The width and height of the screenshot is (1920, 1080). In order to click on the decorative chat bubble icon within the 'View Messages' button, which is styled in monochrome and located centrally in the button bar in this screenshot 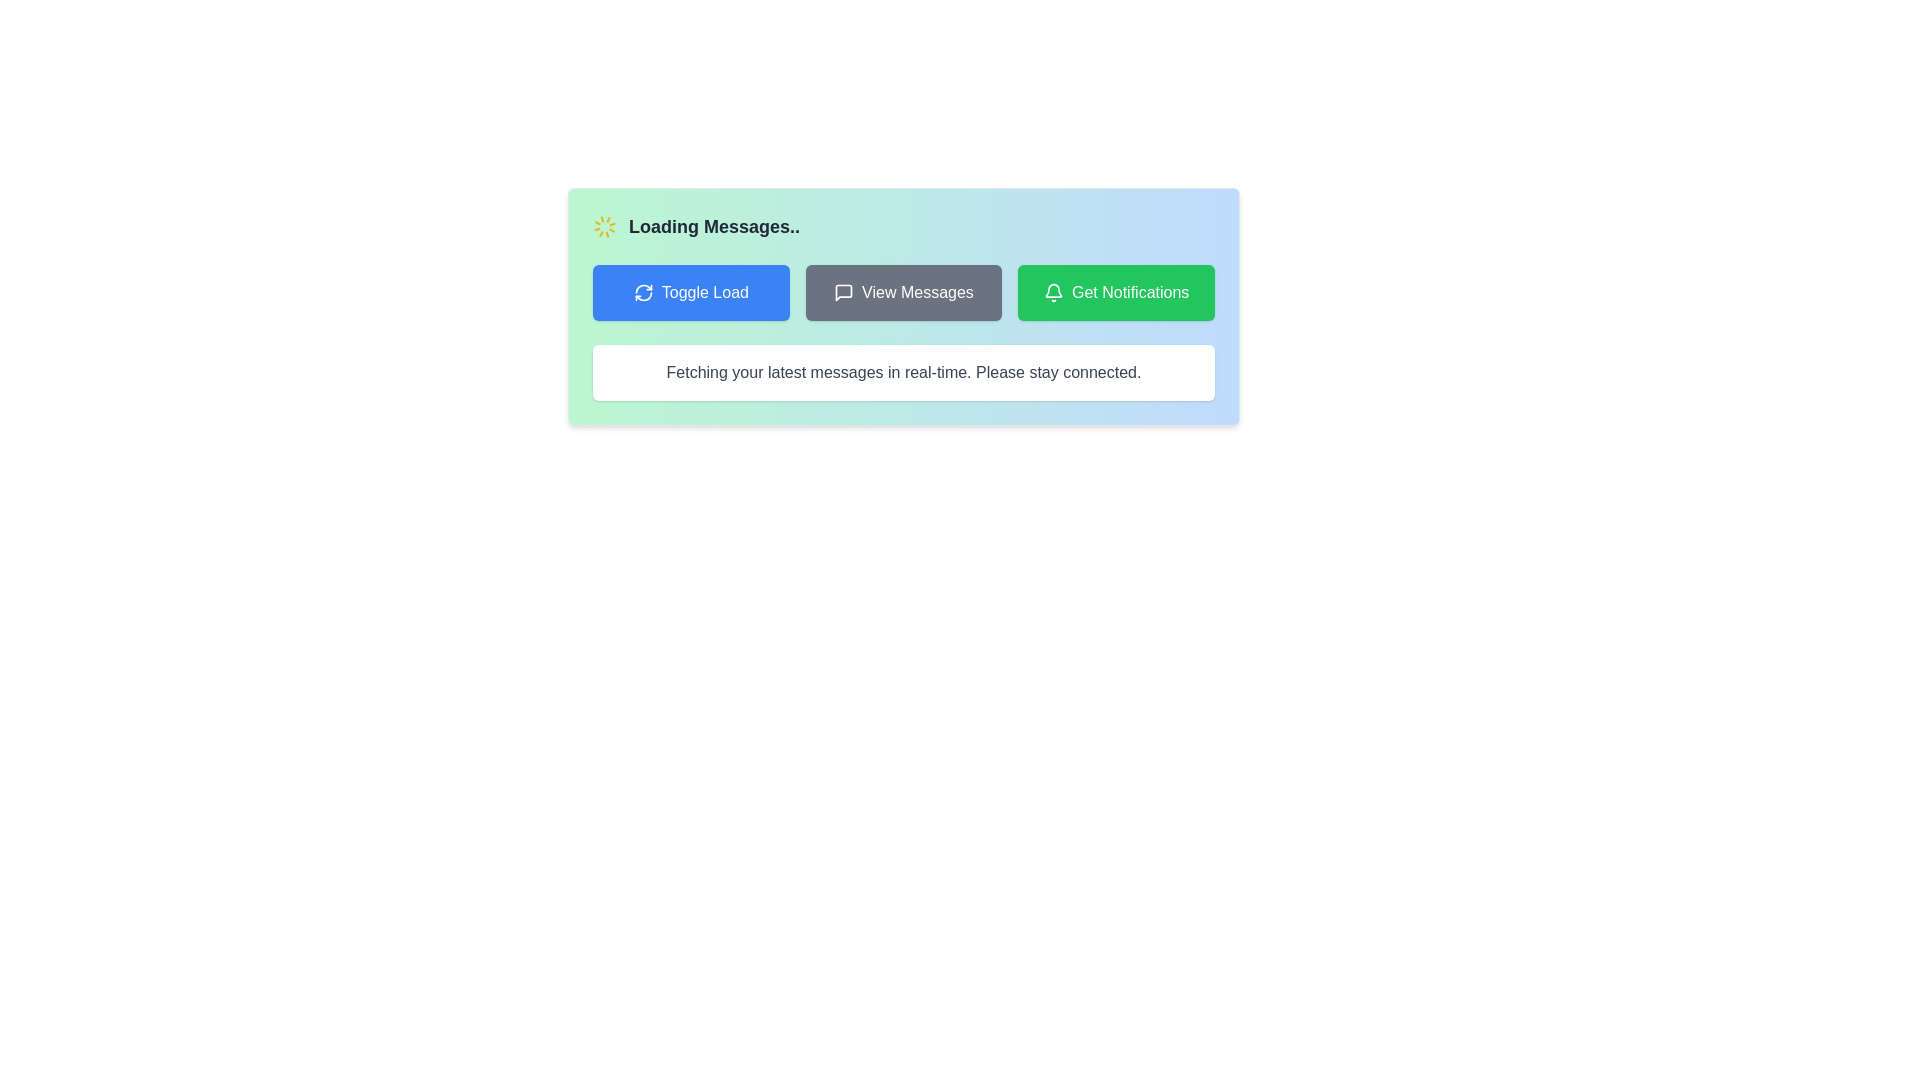, I will do `click(844, 293)`.